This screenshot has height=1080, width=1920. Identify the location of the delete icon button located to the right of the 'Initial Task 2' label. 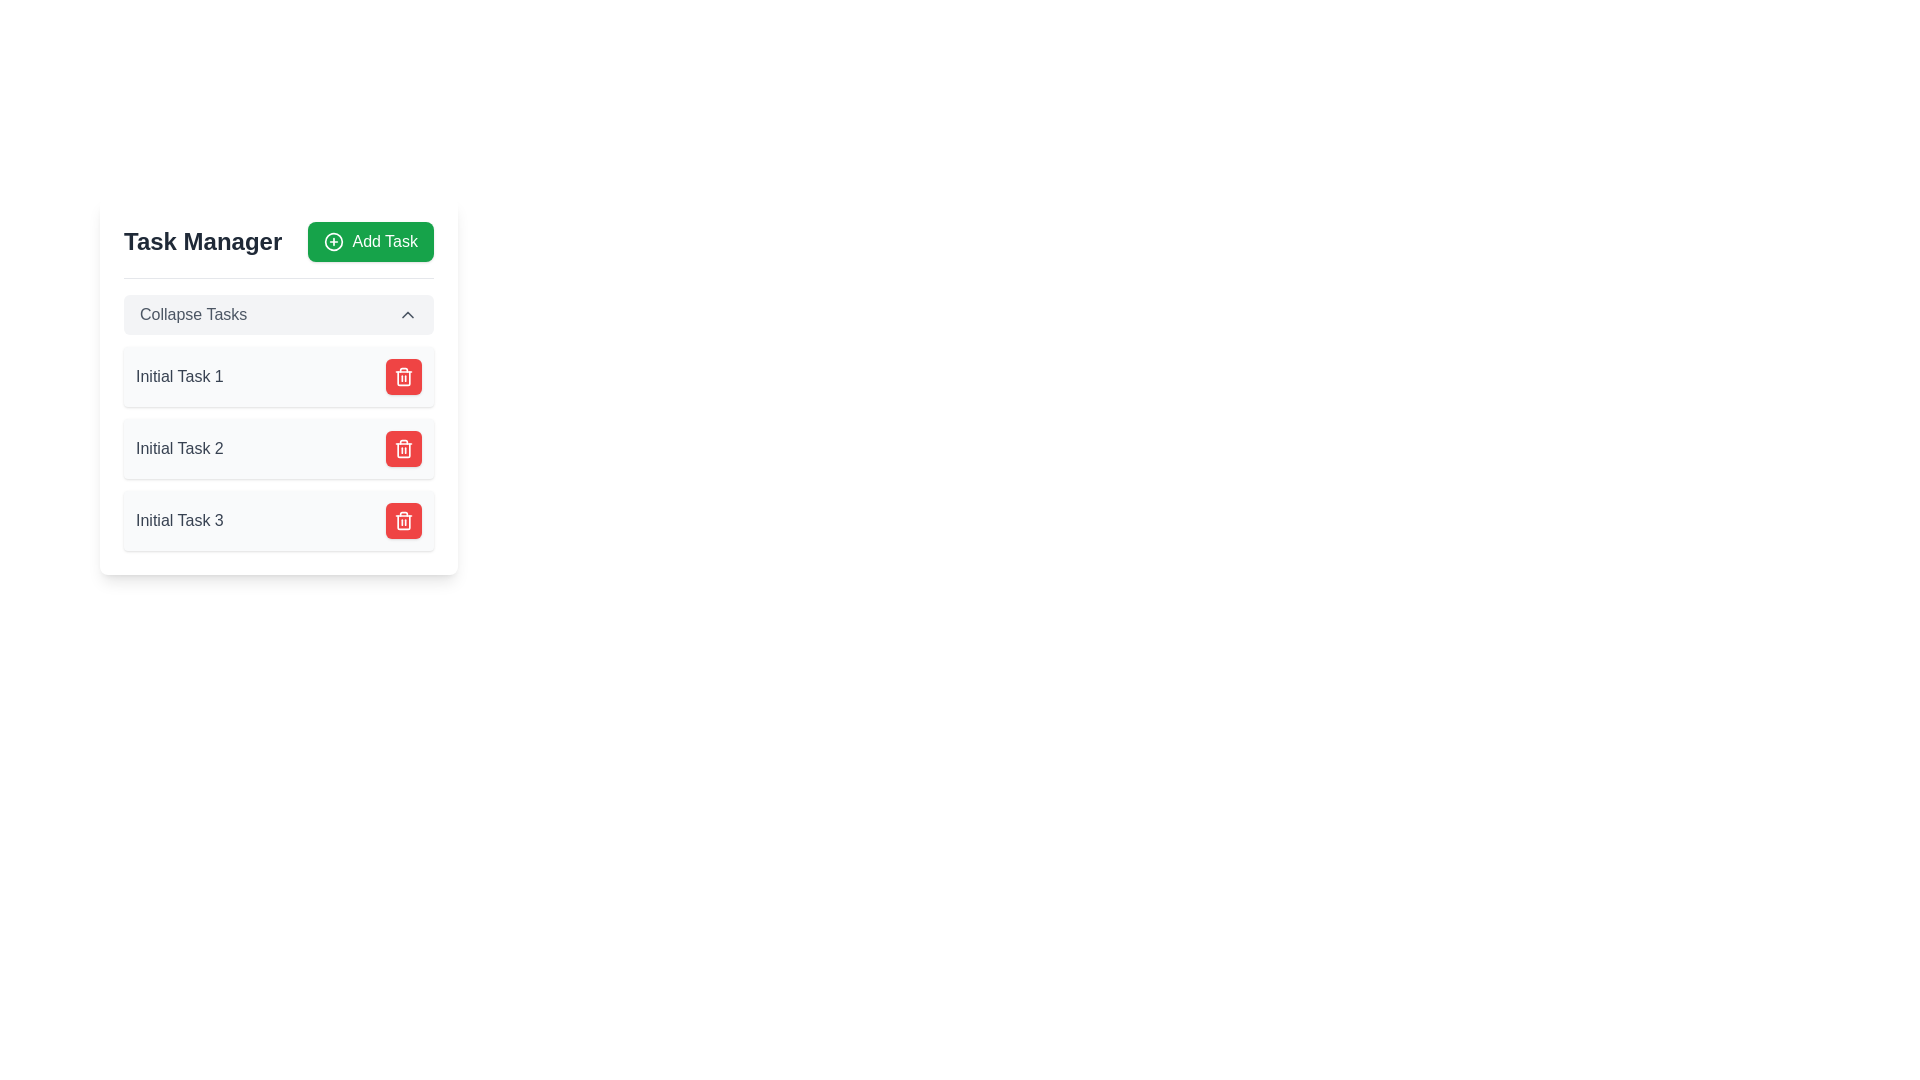
(402, 447).